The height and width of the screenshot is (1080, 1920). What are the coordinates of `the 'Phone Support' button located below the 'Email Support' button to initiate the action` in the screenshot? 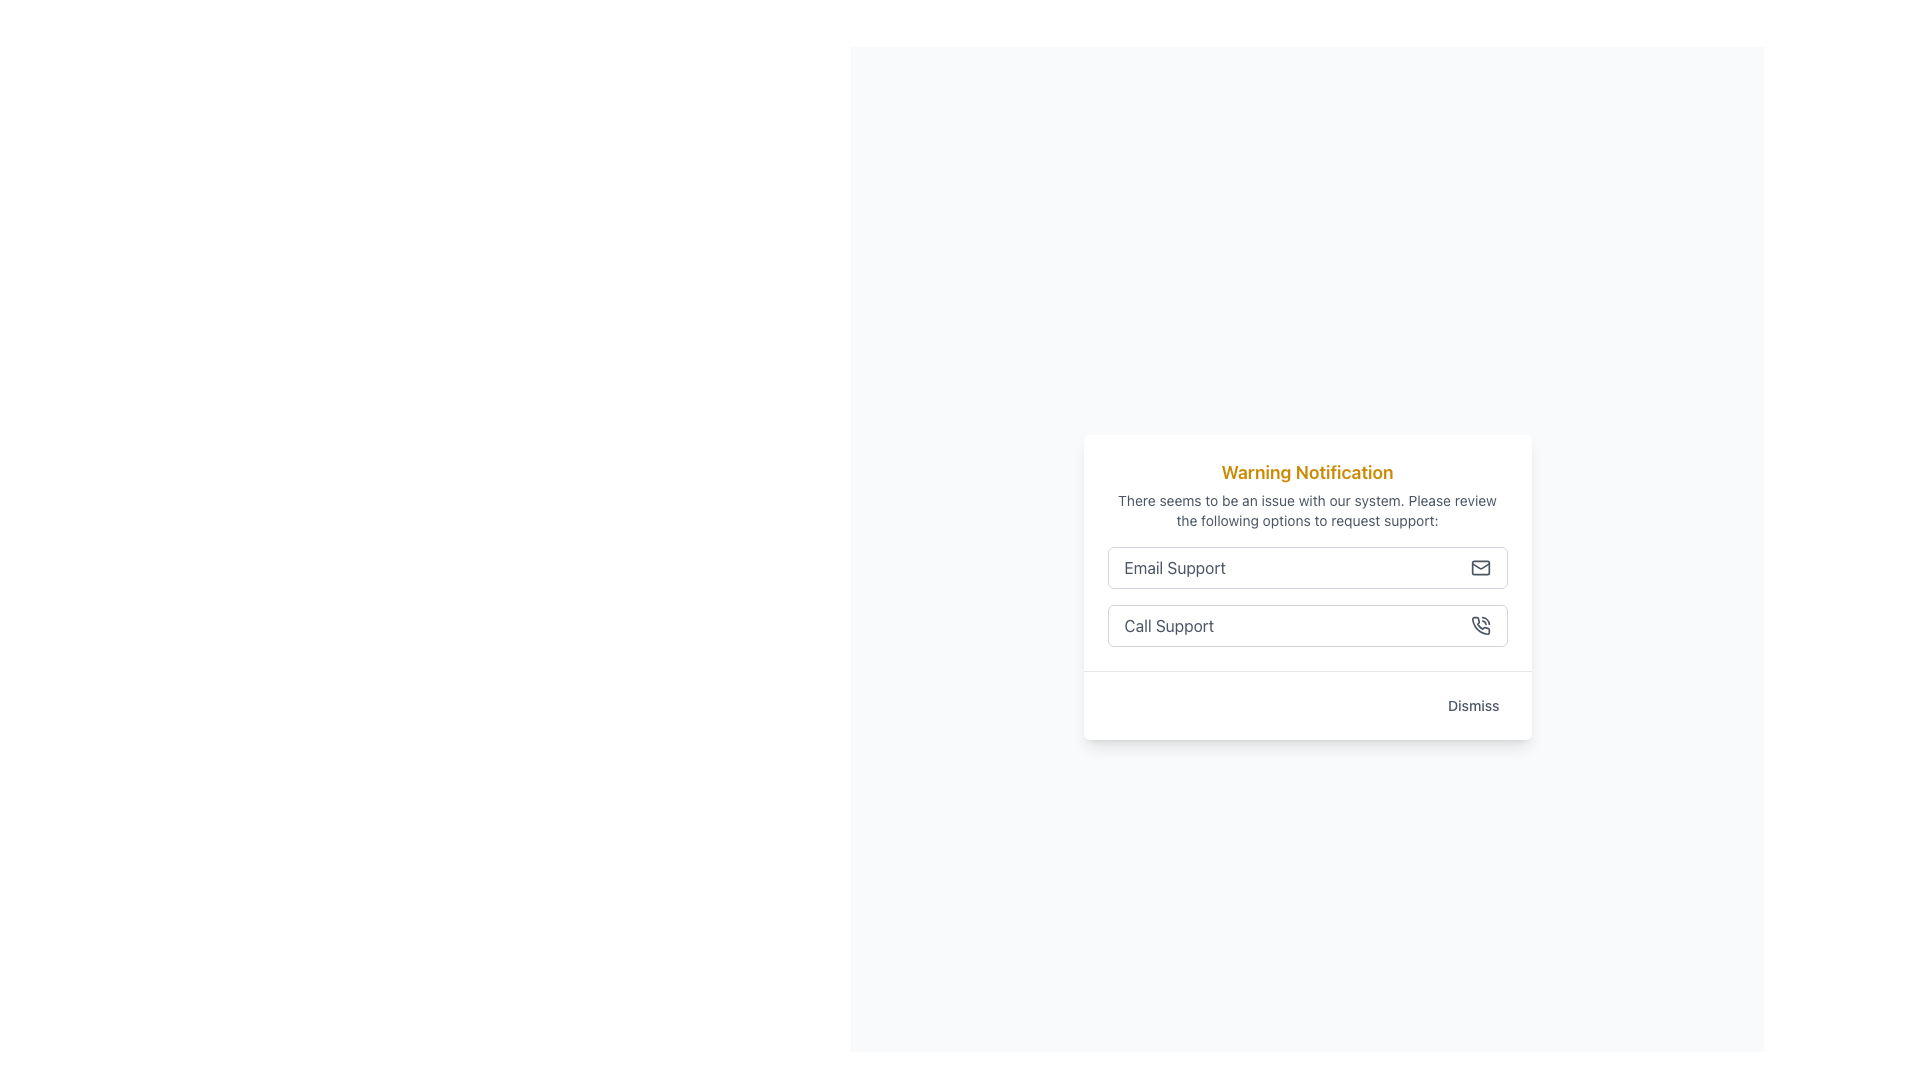 It's located at (1307, 624).